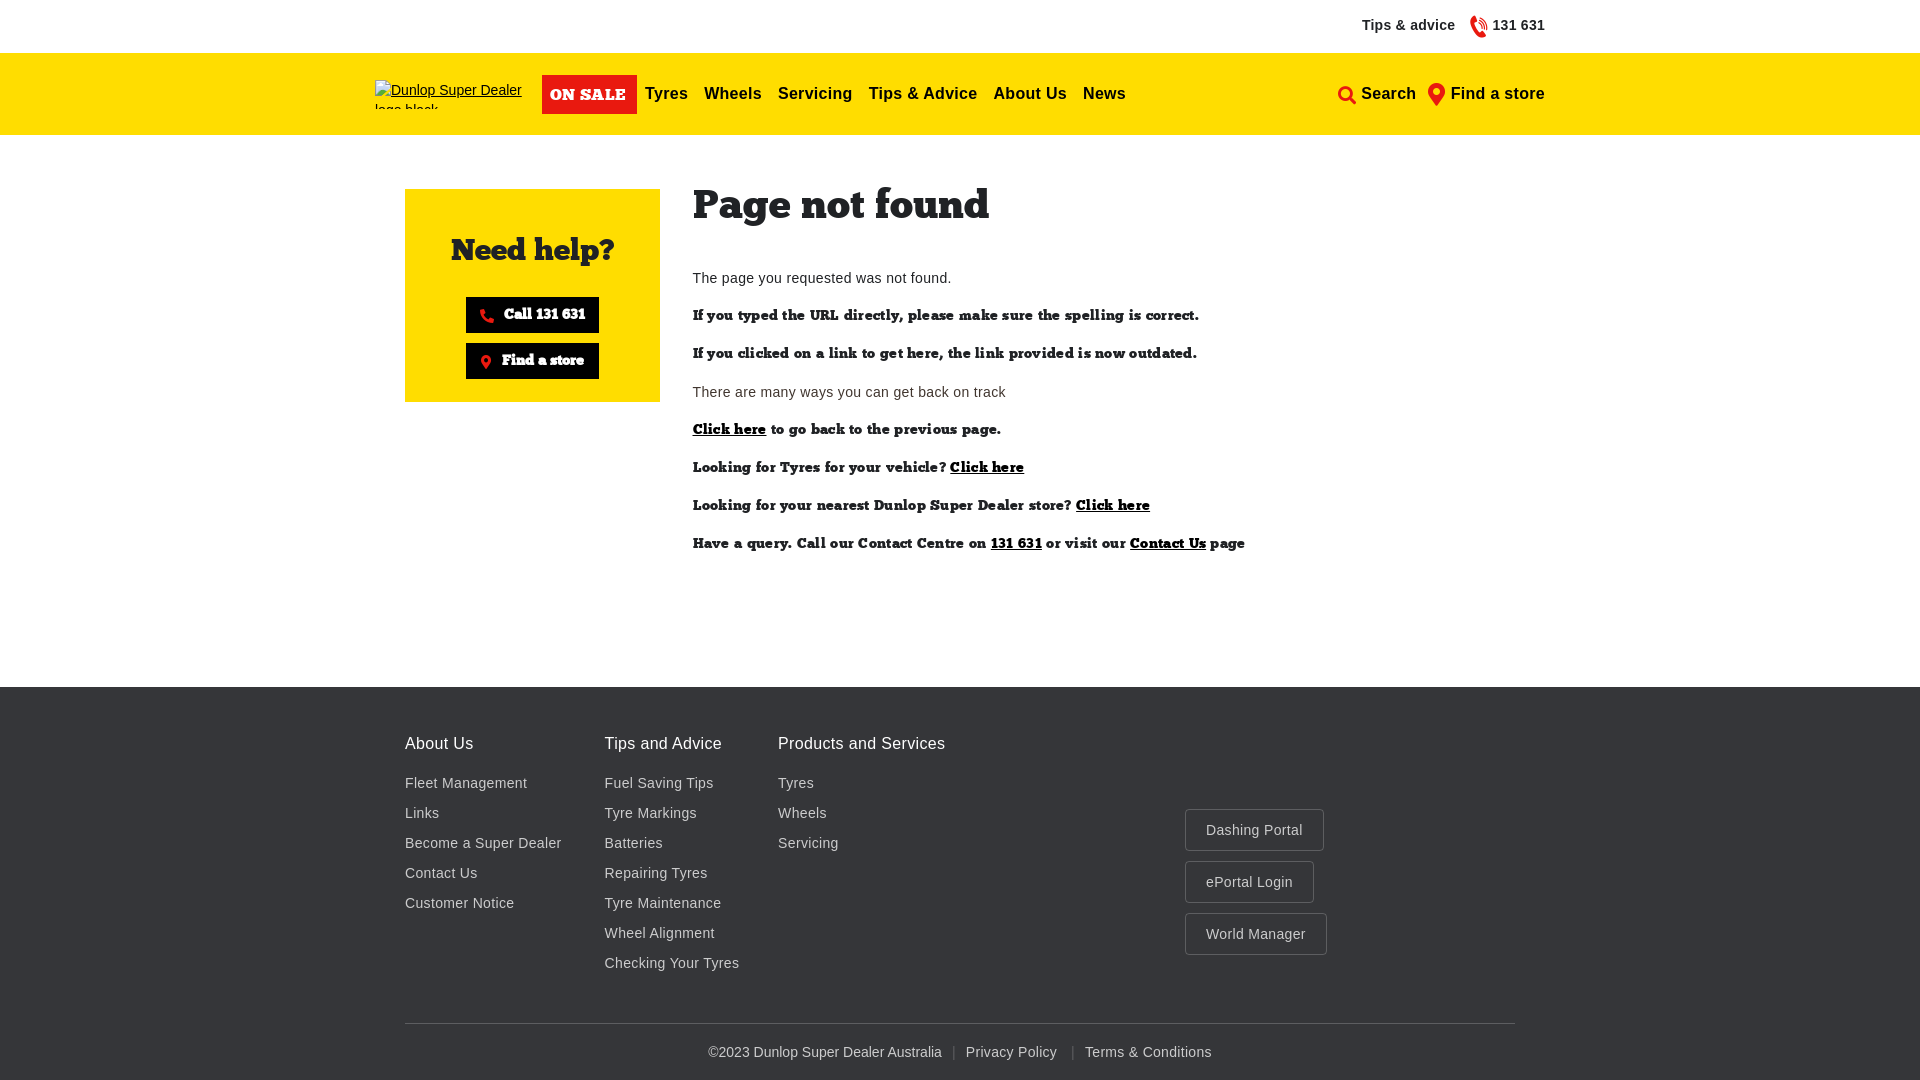  I want to click on 'Batteries', so click(632, 843).